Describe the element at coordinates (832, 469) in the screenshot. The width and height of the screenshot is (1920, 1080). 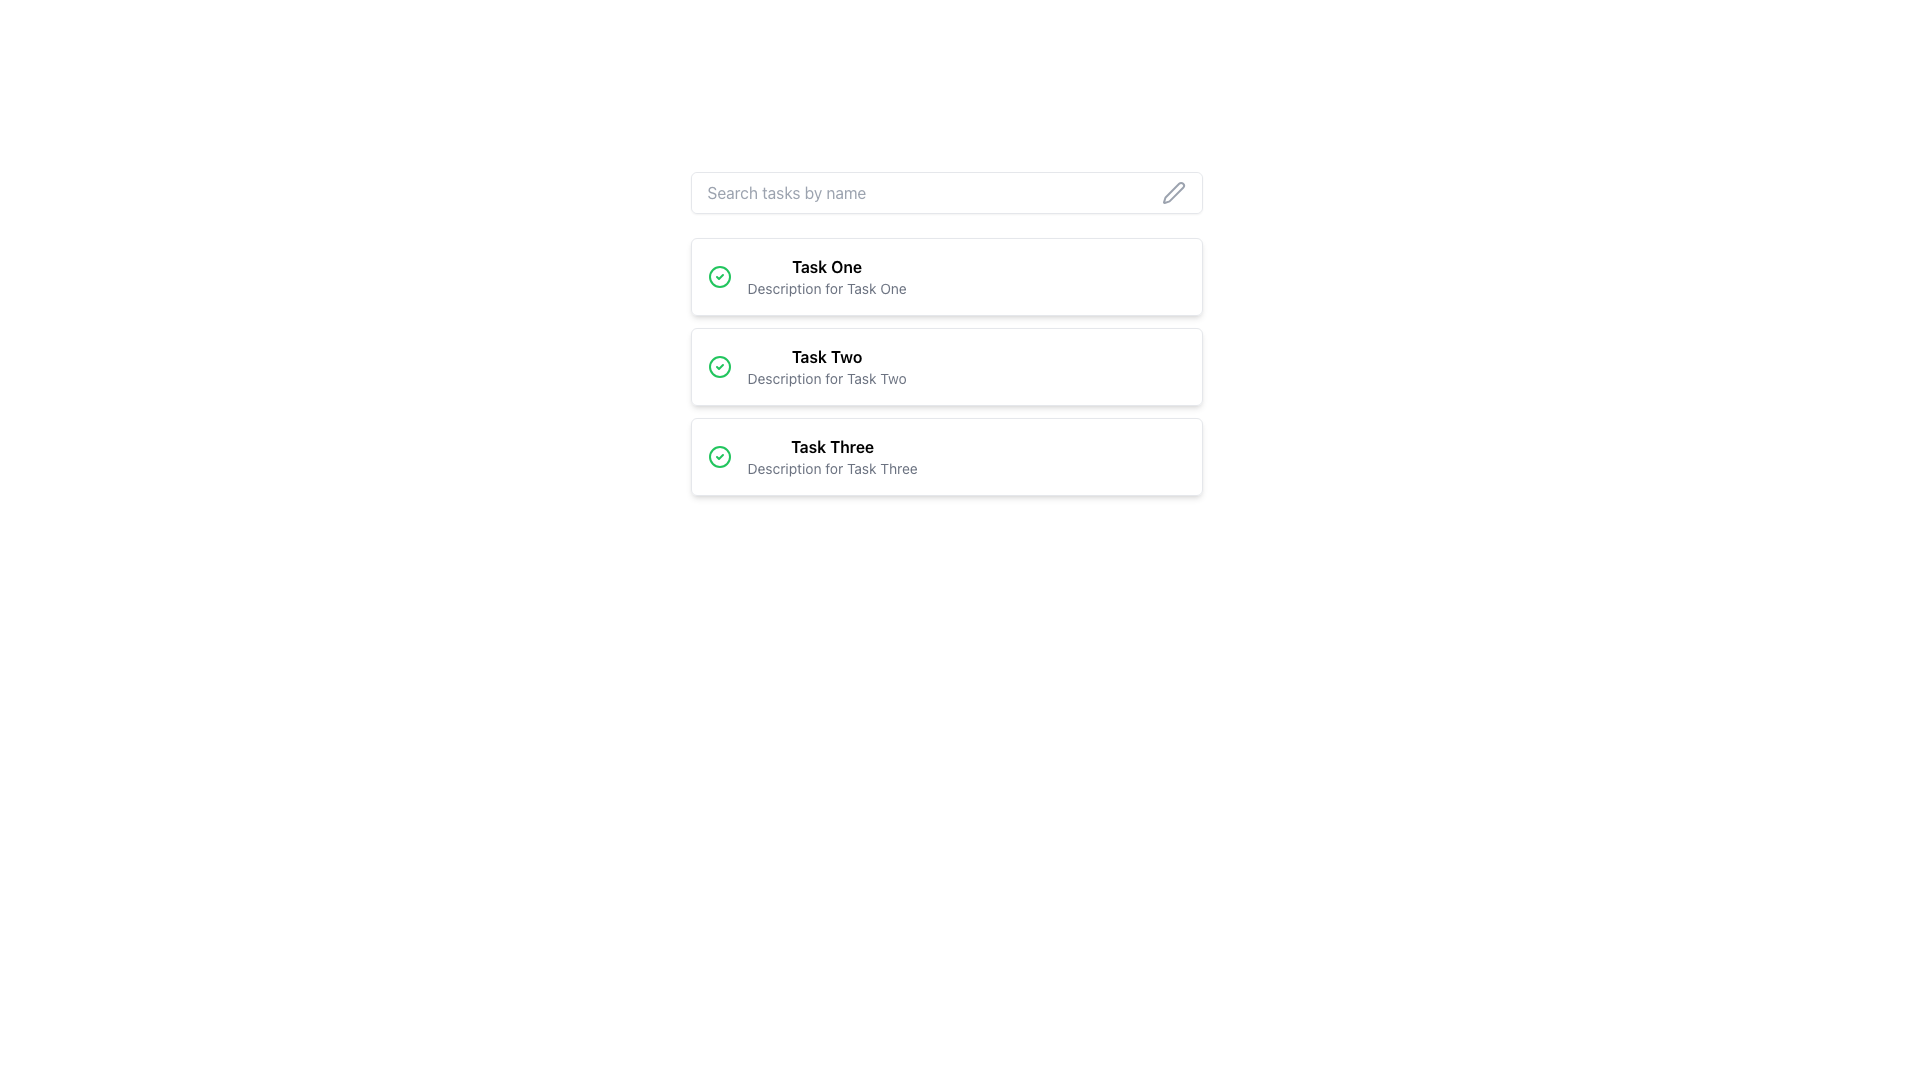
I see `the static text label that provides a brief description for 'Task Three', which is positioned below the heading text 'Task Three' in the third task card` at that location.